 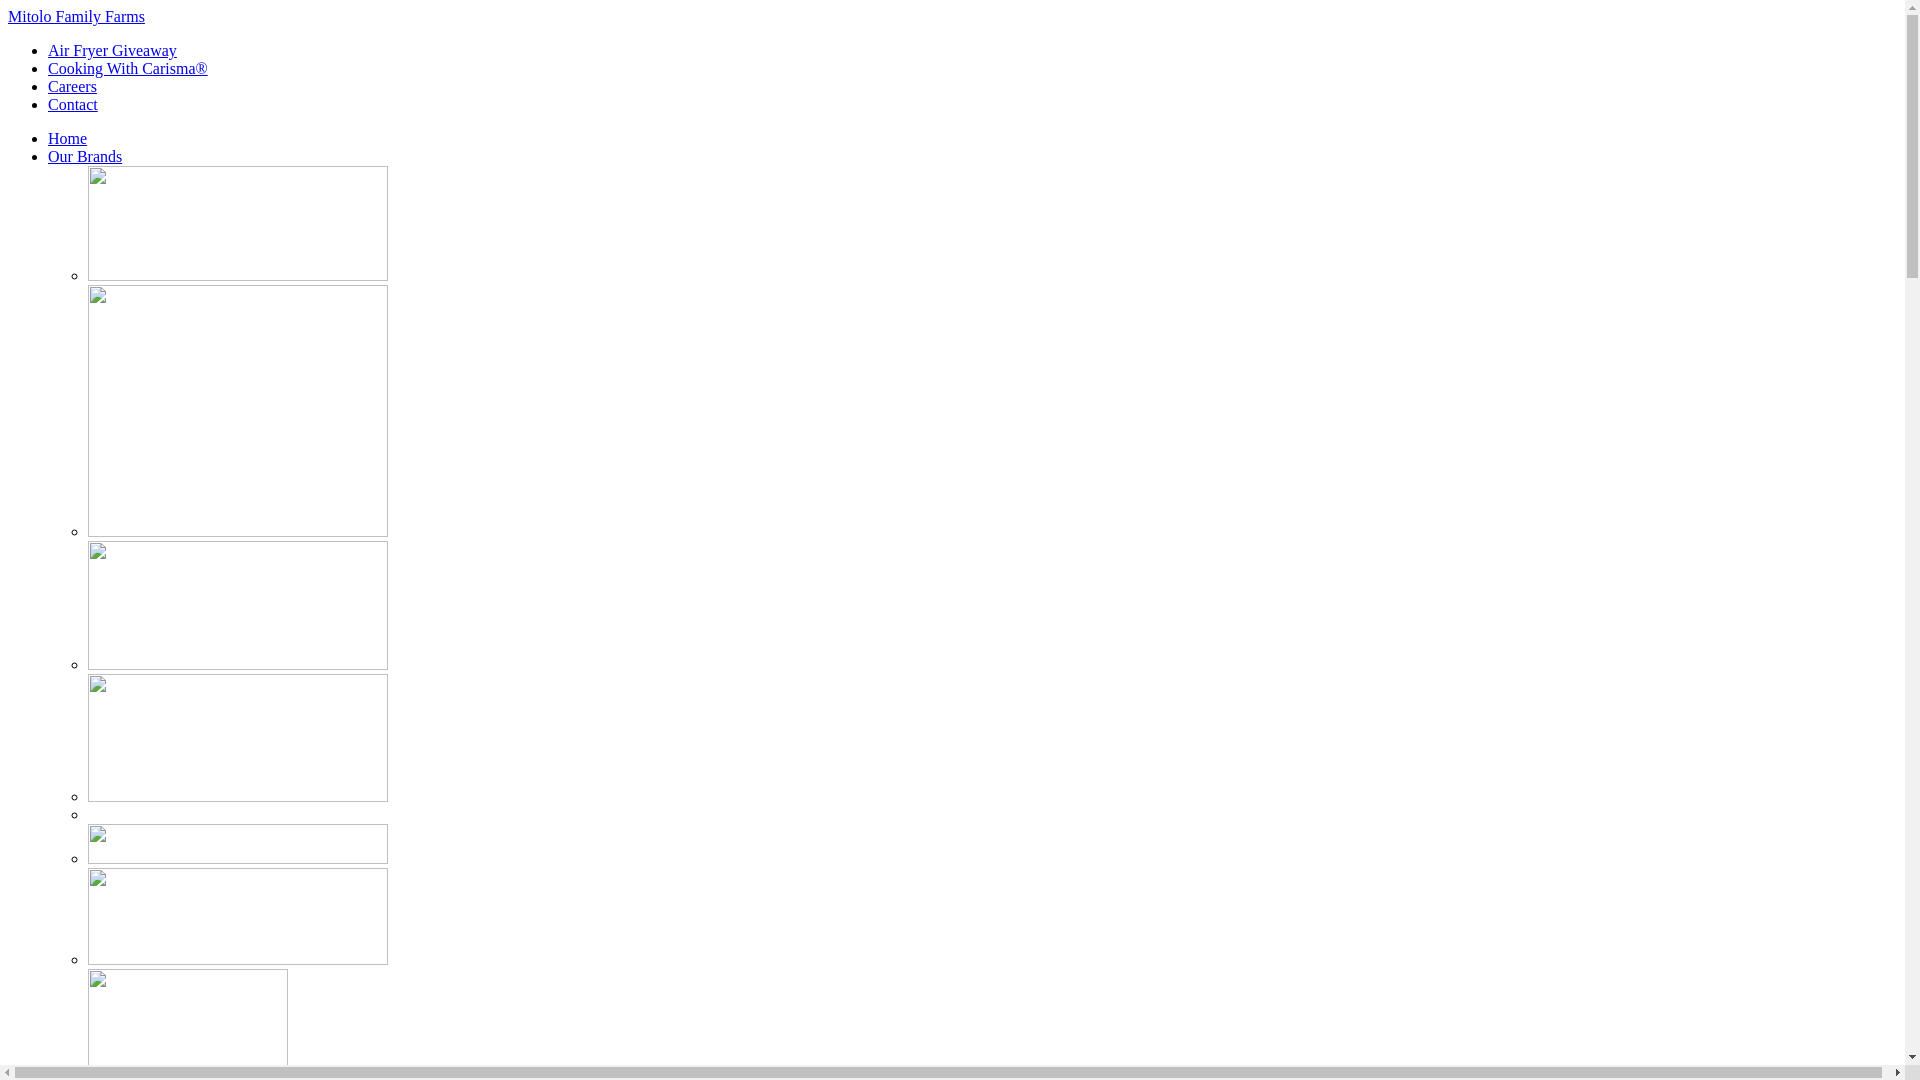 I want to click on 'Mitolo Family Farms', so click(x=8, y=16).